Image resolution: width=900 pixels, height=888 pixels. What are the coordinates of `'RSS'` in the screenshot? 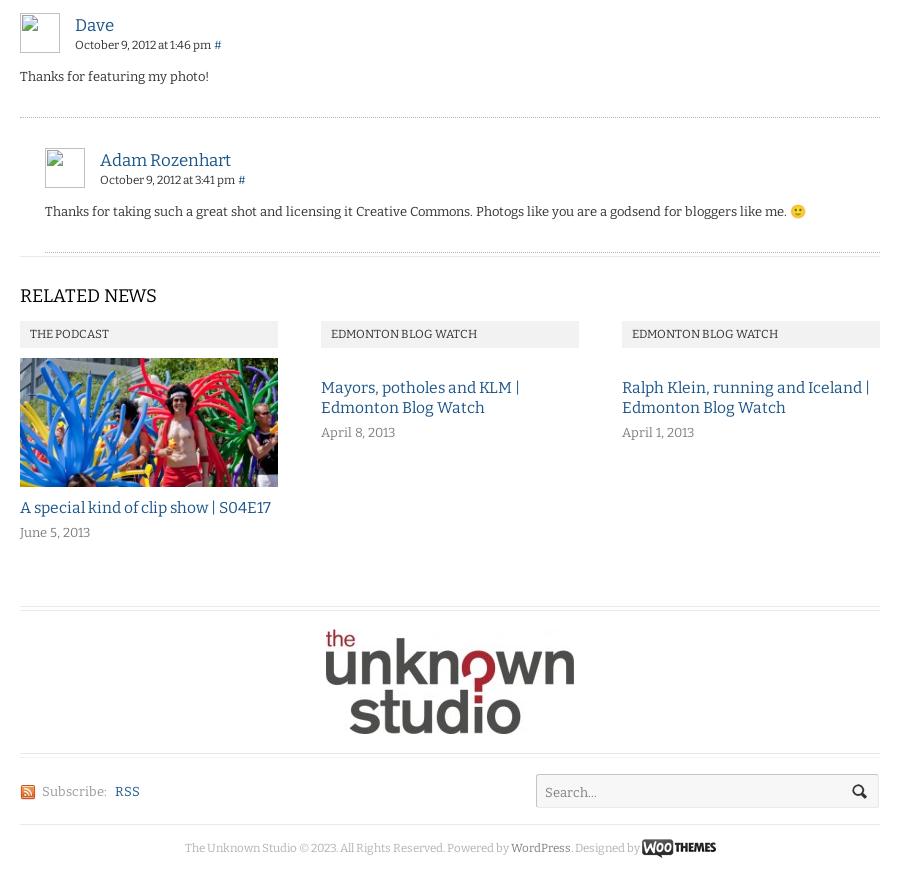 It's located at (127, 791).